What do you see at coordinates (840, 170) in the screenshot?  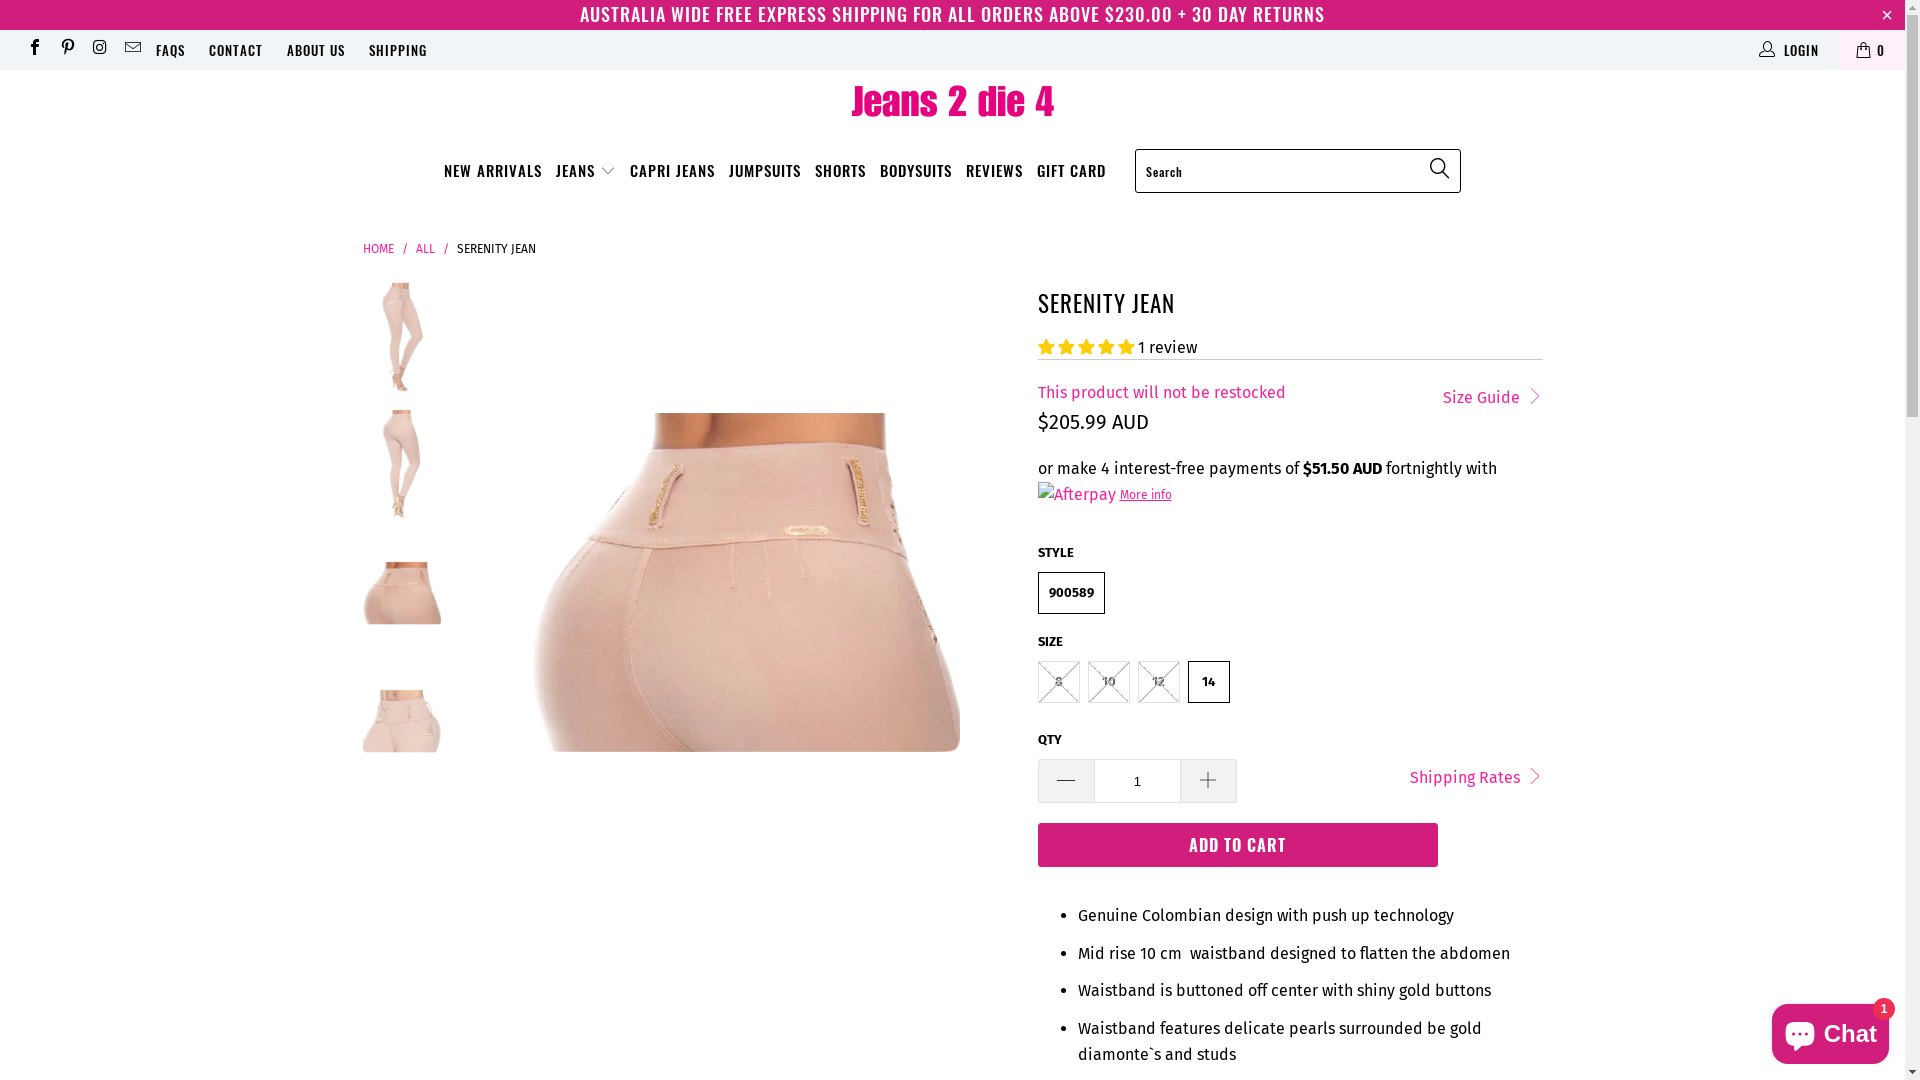 I see `'SHORTS'` at bounding box center [840, 170].